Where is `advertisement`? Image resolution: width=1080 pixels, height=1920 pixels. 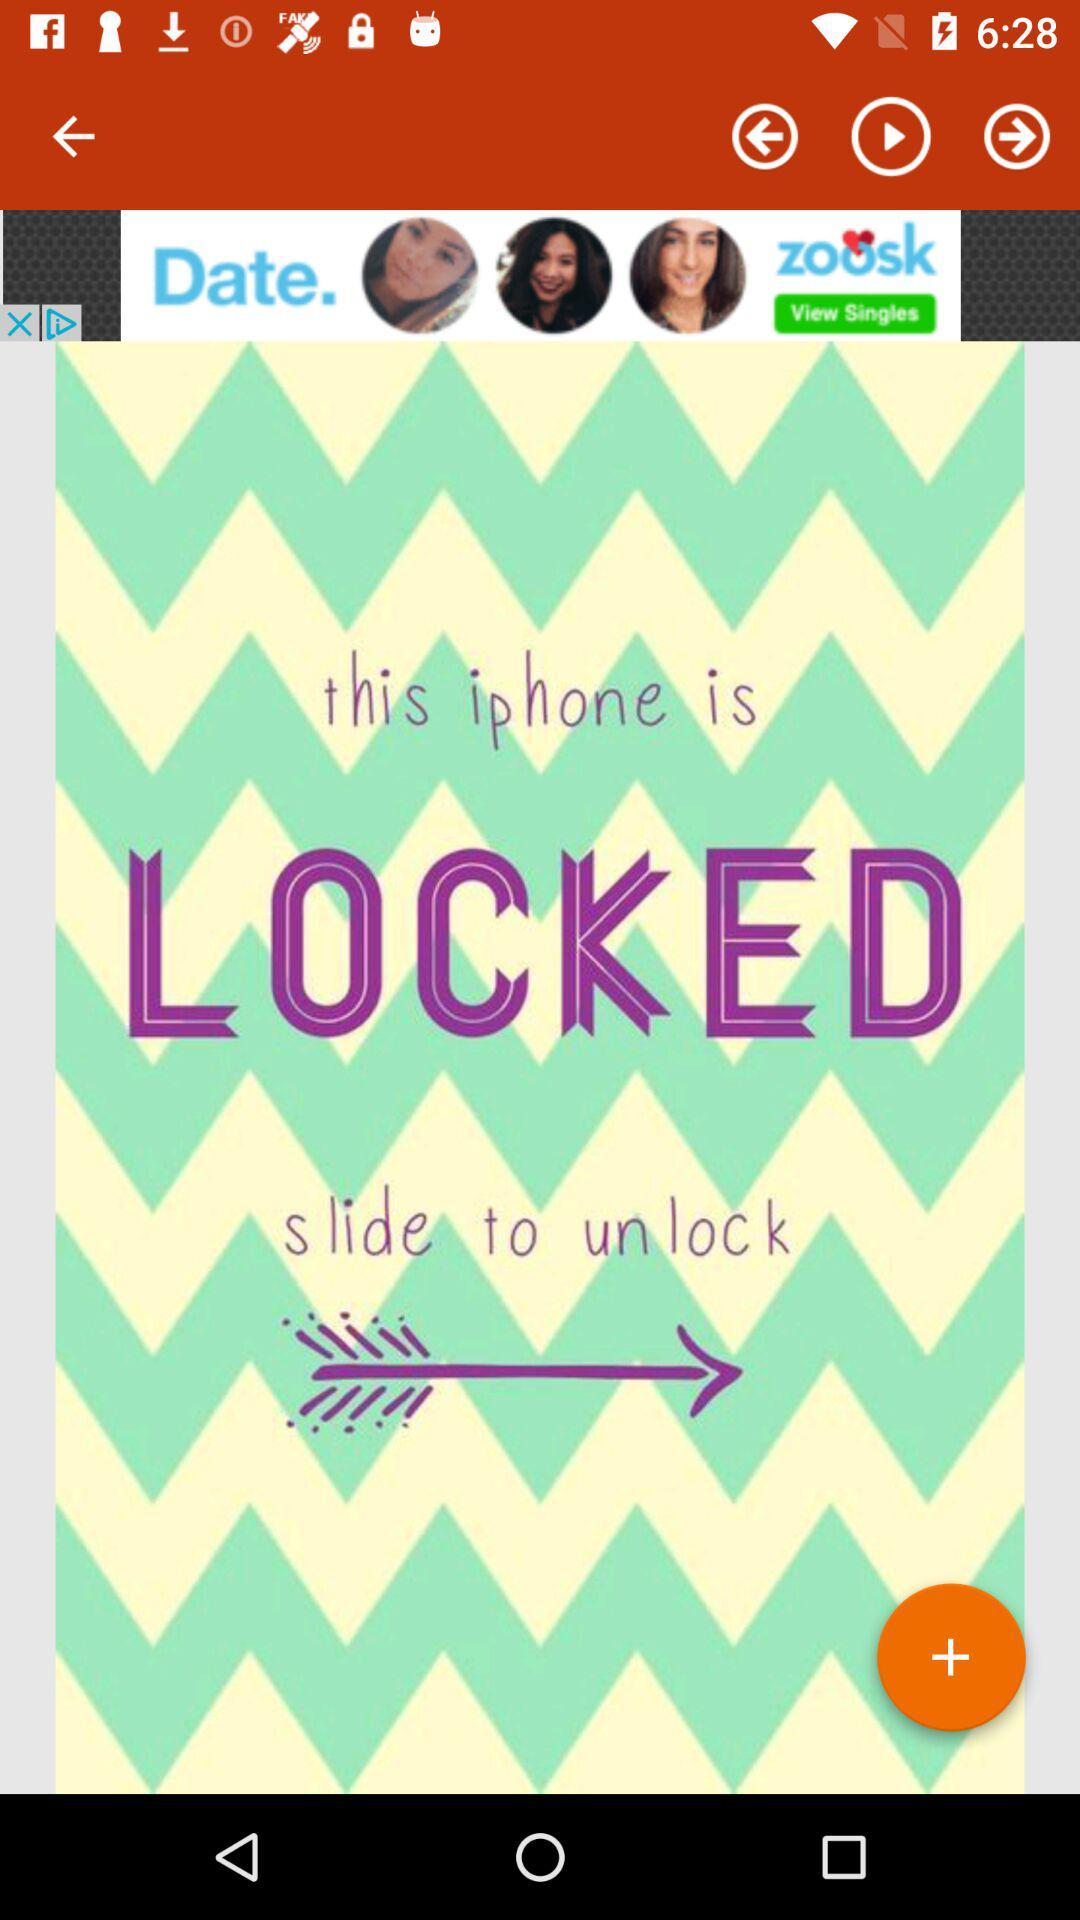
advertisement is located at coordinates (540, 274).